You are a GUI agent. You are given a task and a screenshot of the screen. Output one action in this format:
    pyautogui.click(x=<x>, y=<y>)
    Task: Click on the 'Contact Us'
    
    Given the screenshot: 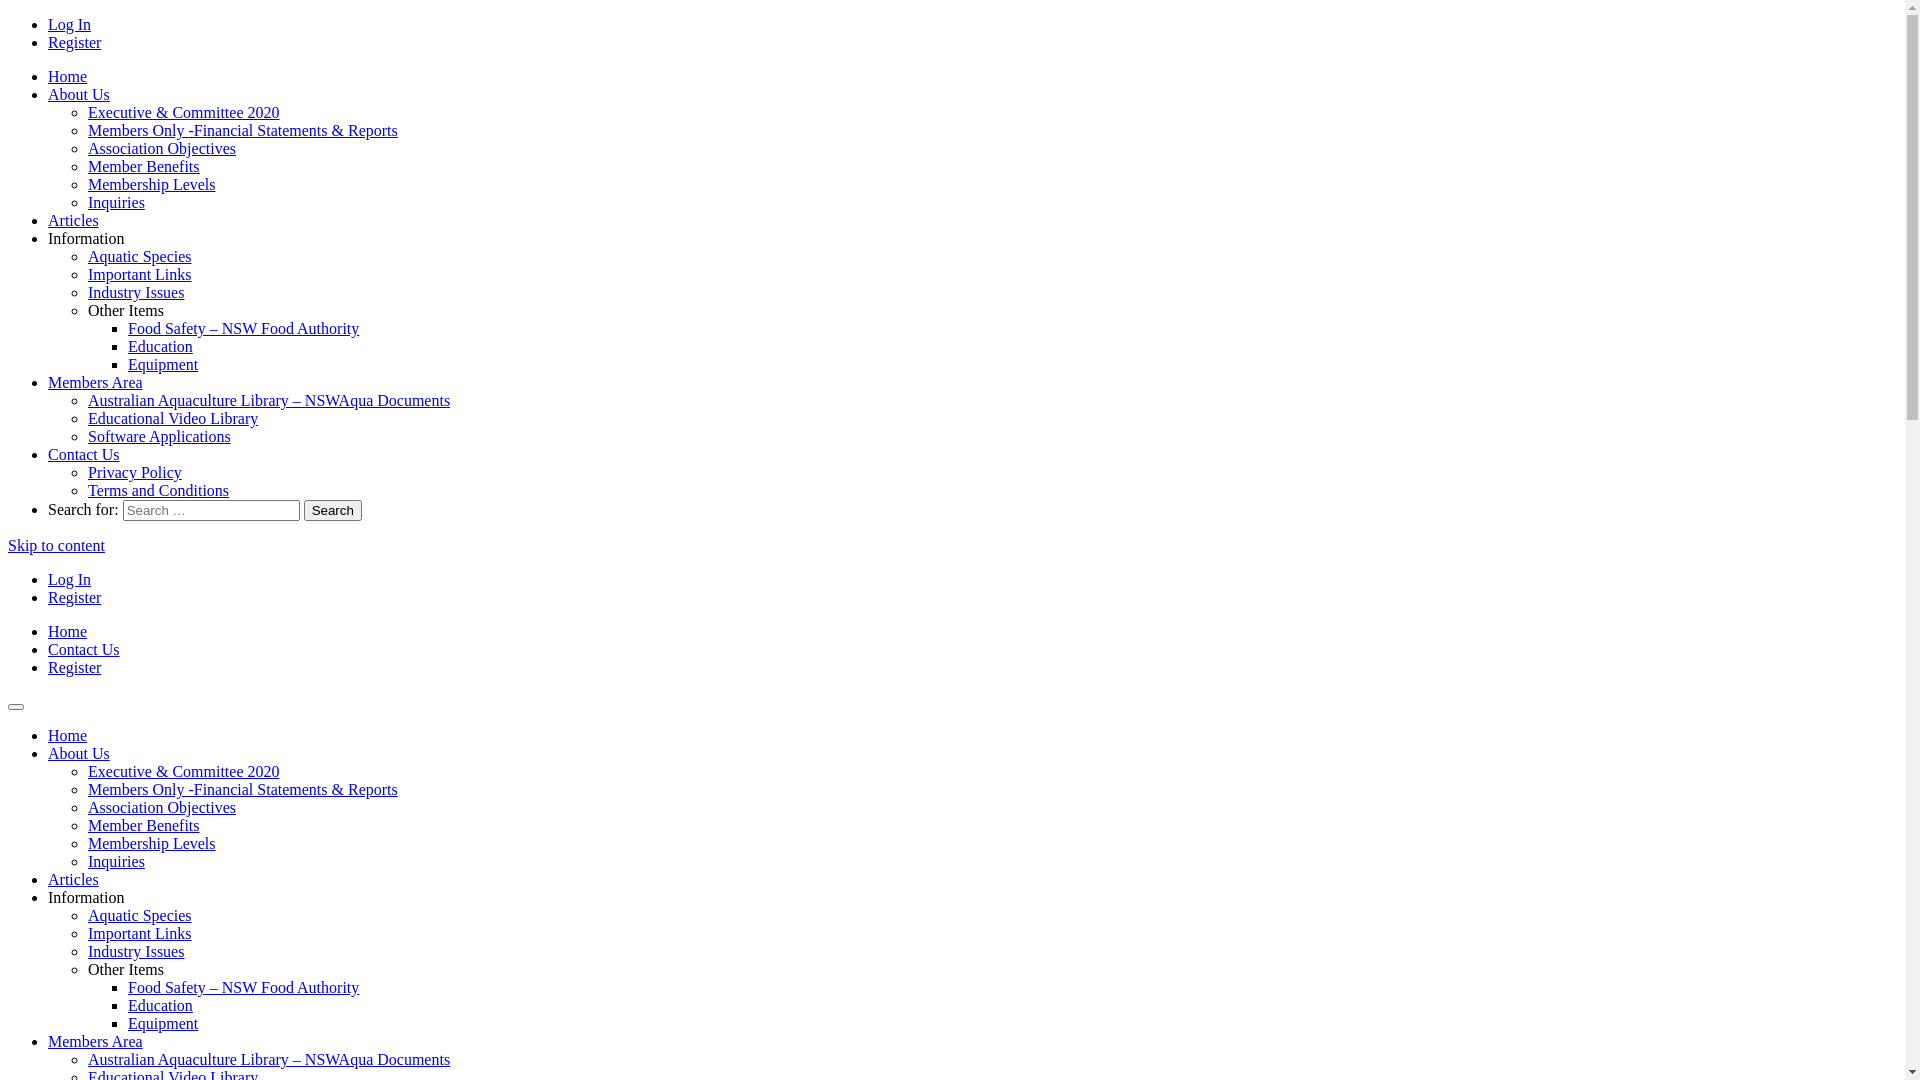 What is the action you would take?
    pyautogui.click(x=82, y=649)
    